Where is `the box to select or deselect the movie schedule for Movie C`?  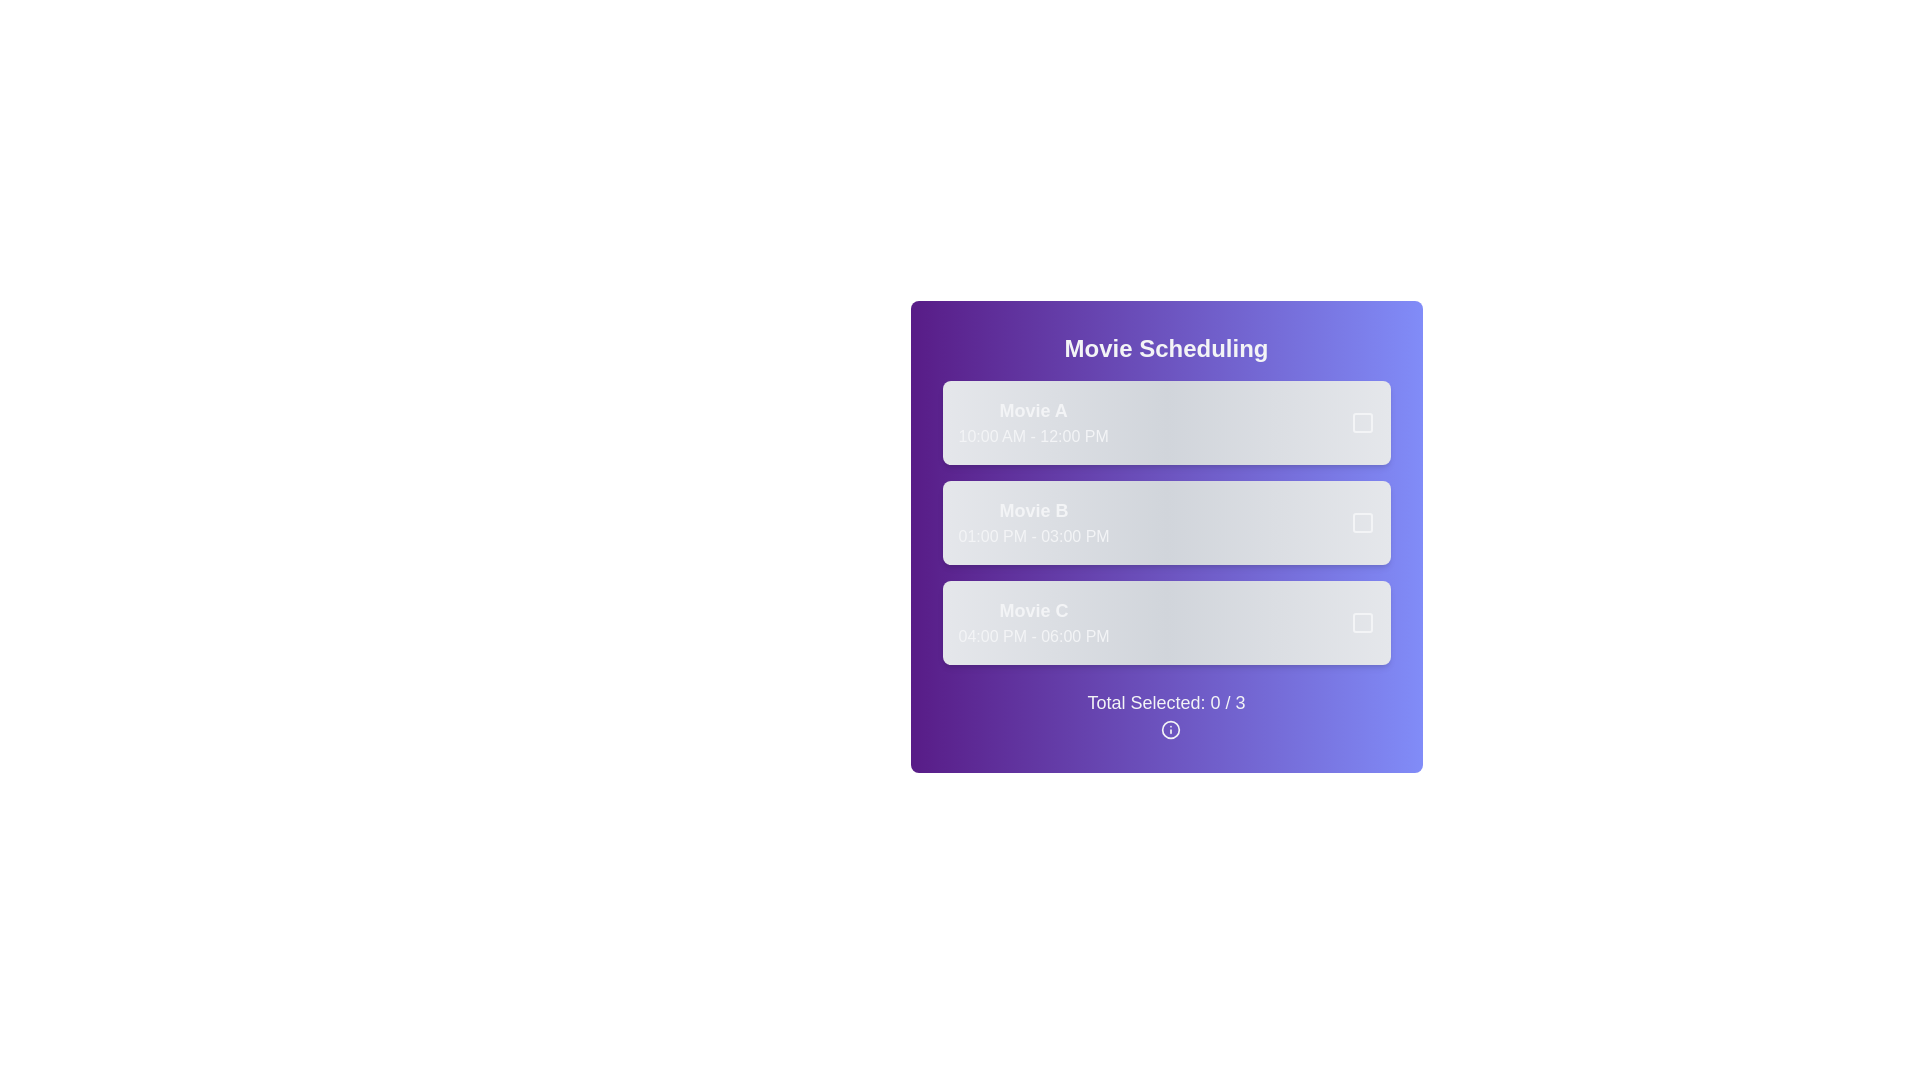
the box to select or deselect the movie schedule for Movie C is located at coordinates (1350, 622).